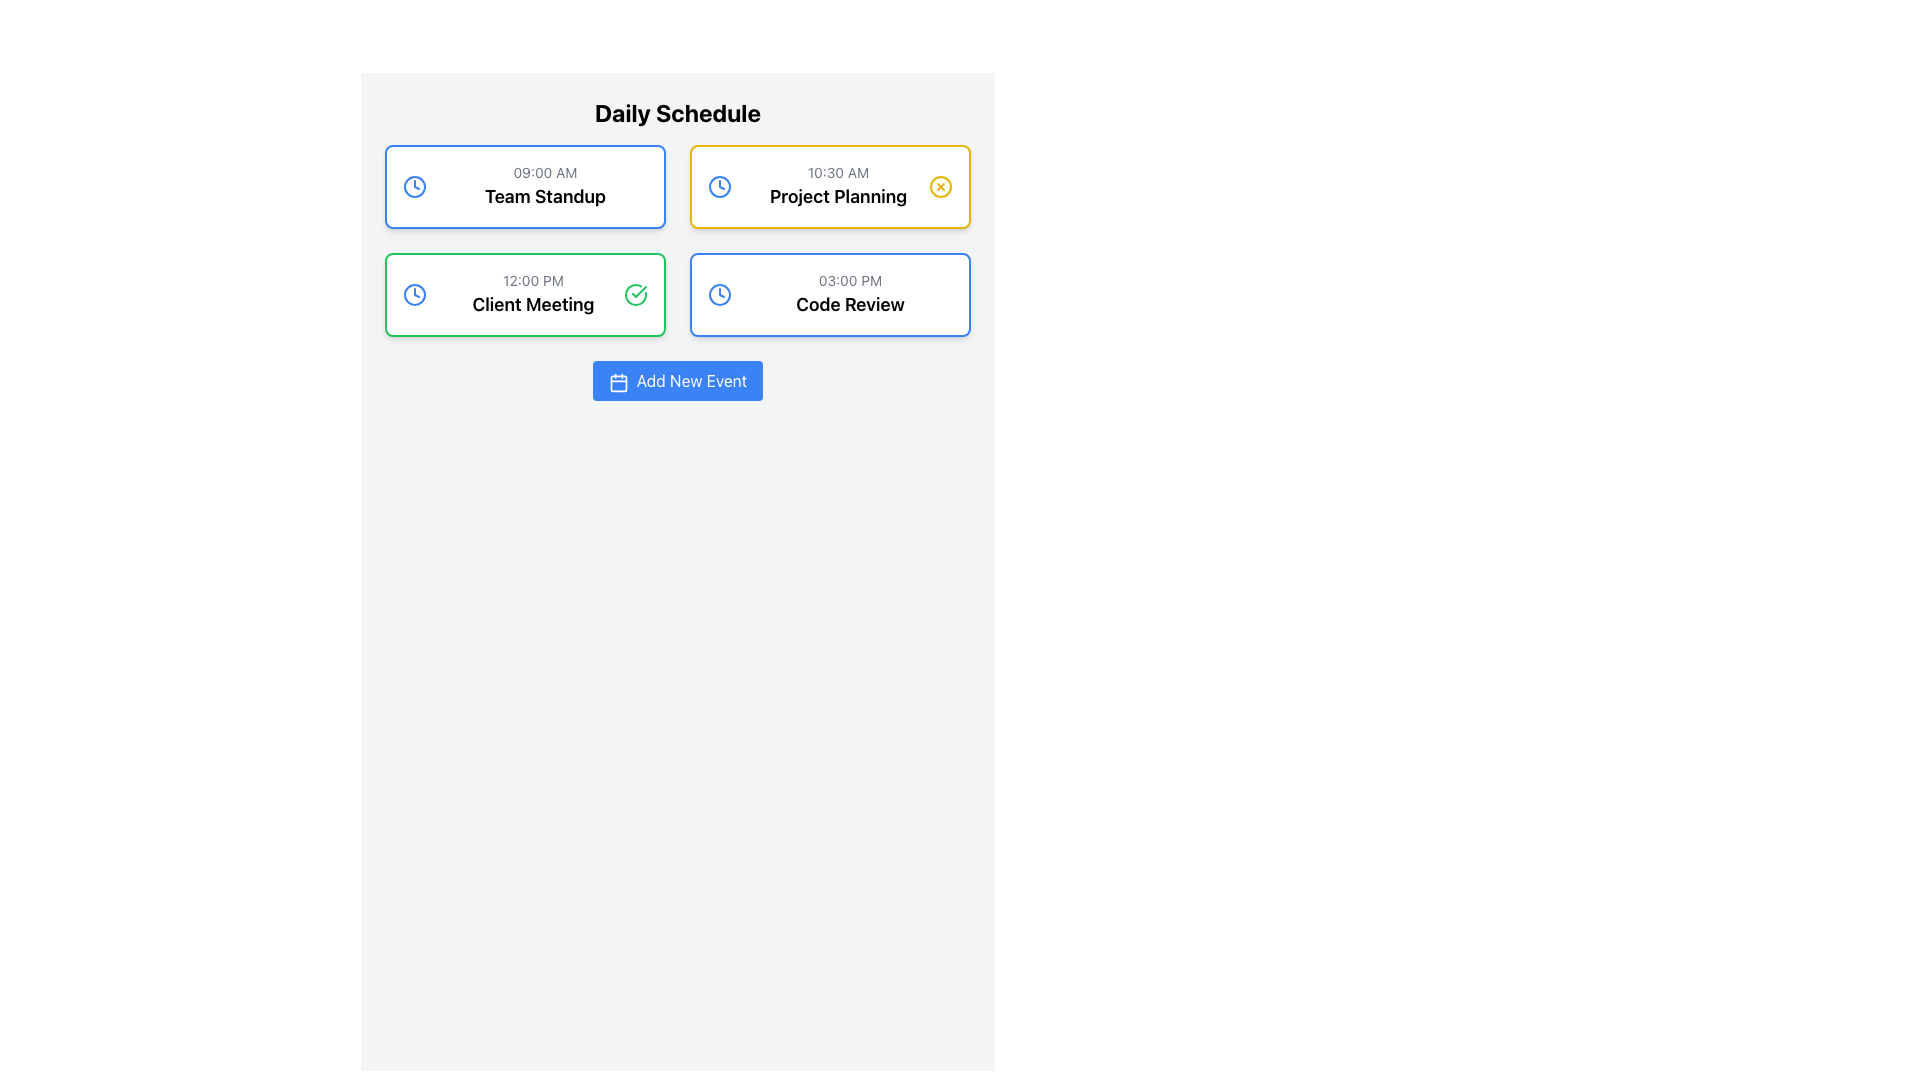 The height and width of the screenshot is (1080, 1920). I want to click on the bold, large-sized header displaying the text 'Daily Schedule', which is centrally aligned at the top of the interface above the scheduled event cards, so click(677, 112).